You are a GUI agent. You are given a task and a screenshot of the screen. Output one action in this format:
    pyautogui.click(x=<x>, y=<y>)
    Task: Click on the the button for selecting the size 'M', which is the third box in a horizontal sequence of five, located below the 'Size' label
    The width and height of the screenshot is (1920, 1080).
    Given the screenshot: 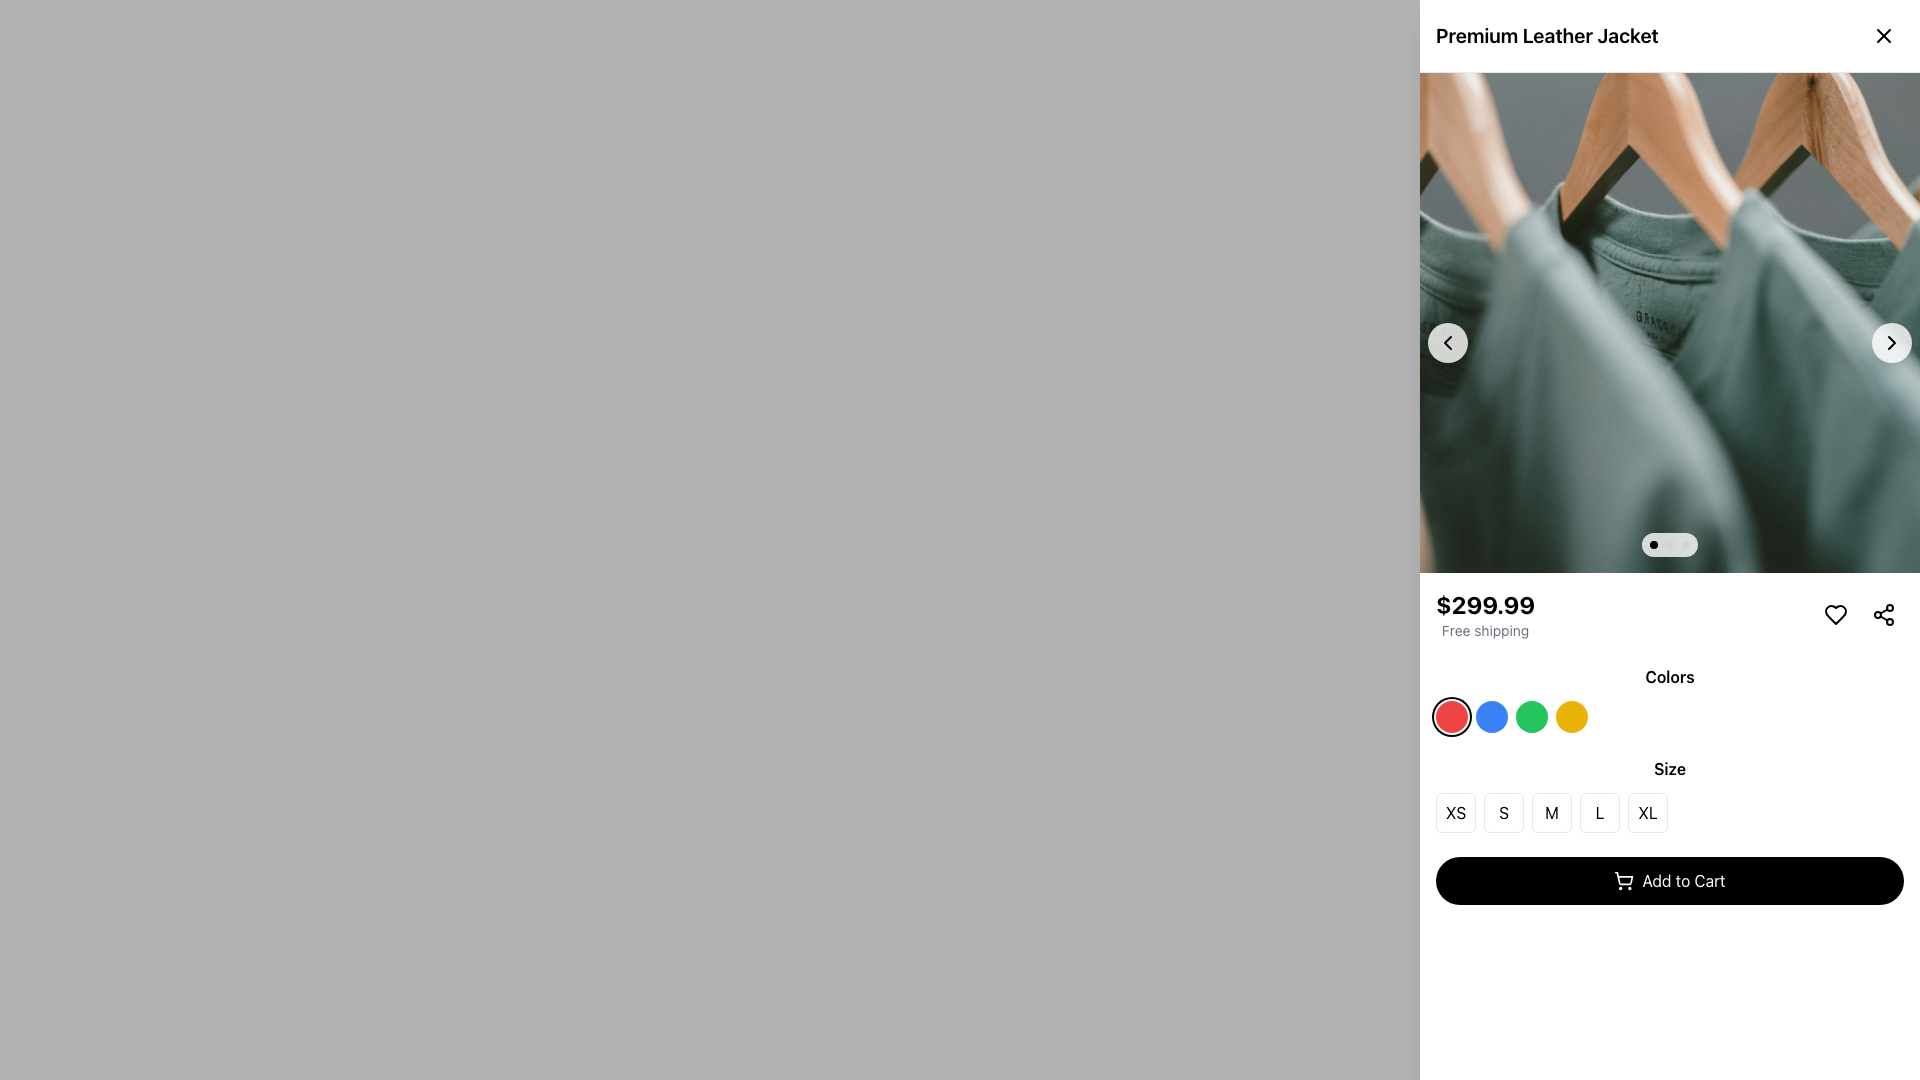 What is the action you would take?
    pyautogui.click(x=1550, y=813)
    